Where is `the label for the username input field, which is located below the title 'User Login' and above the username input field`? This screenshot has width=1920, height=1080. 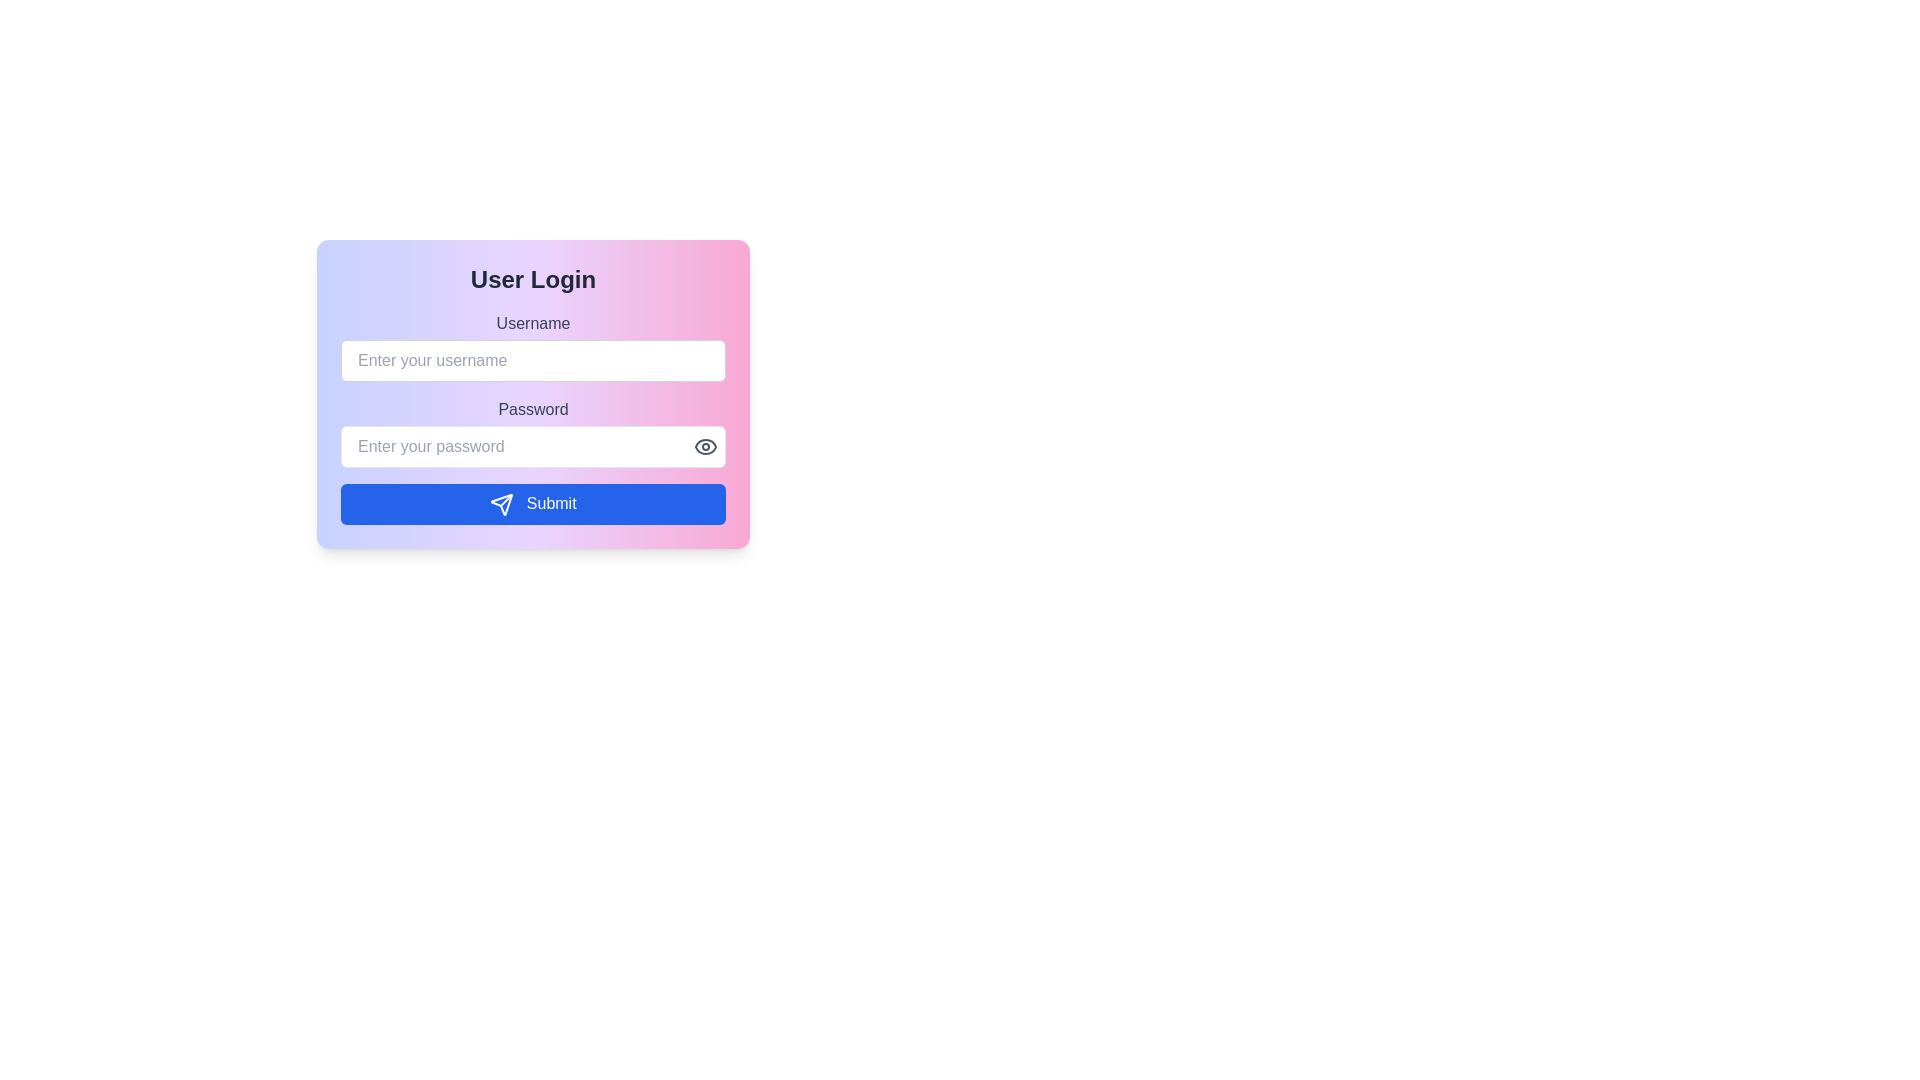 the label for the username input field, which is located below the title 'User Login' and above the username input field is located at coordinates (533, 323).